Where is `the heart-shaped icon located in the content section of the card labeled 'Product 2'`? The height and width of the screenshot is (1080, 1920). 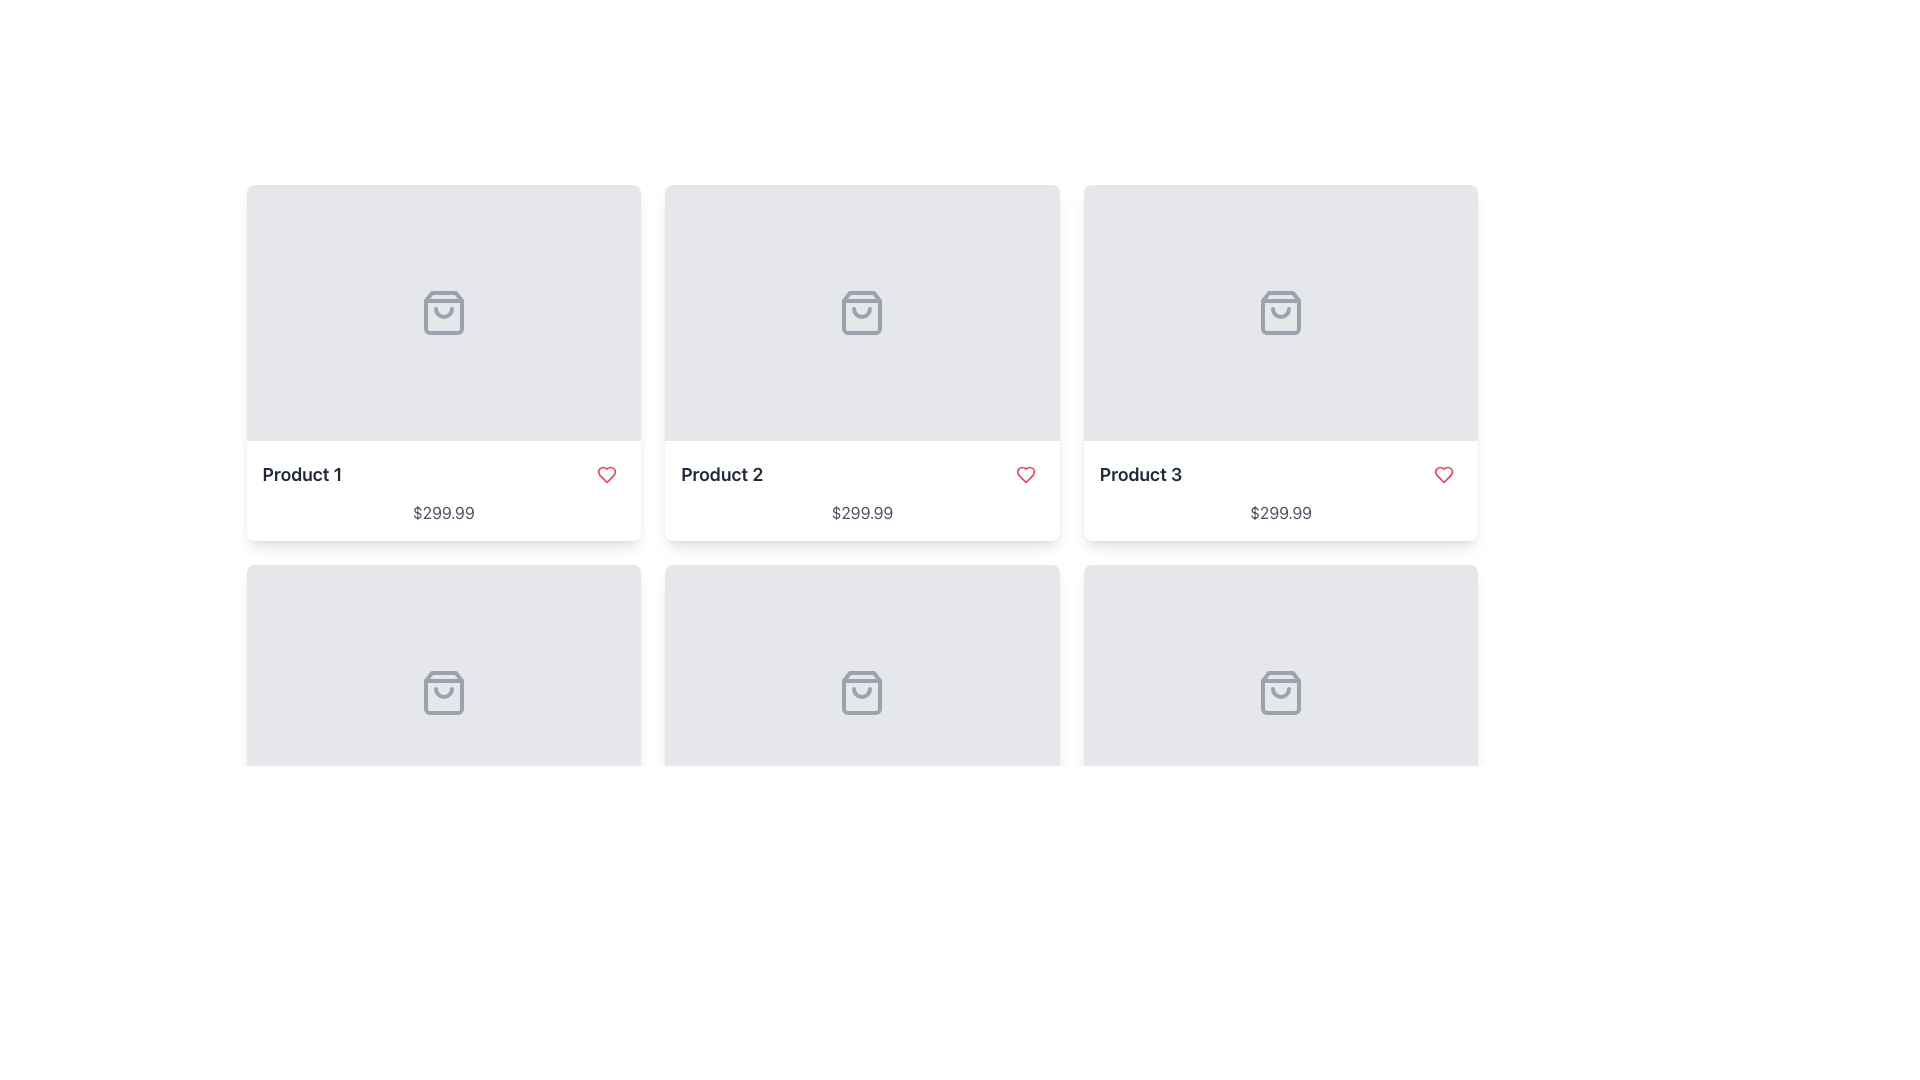 the heart-shaped icon located in the content section of the card labeled 'Product 2' is located at coordinates (606, 474).